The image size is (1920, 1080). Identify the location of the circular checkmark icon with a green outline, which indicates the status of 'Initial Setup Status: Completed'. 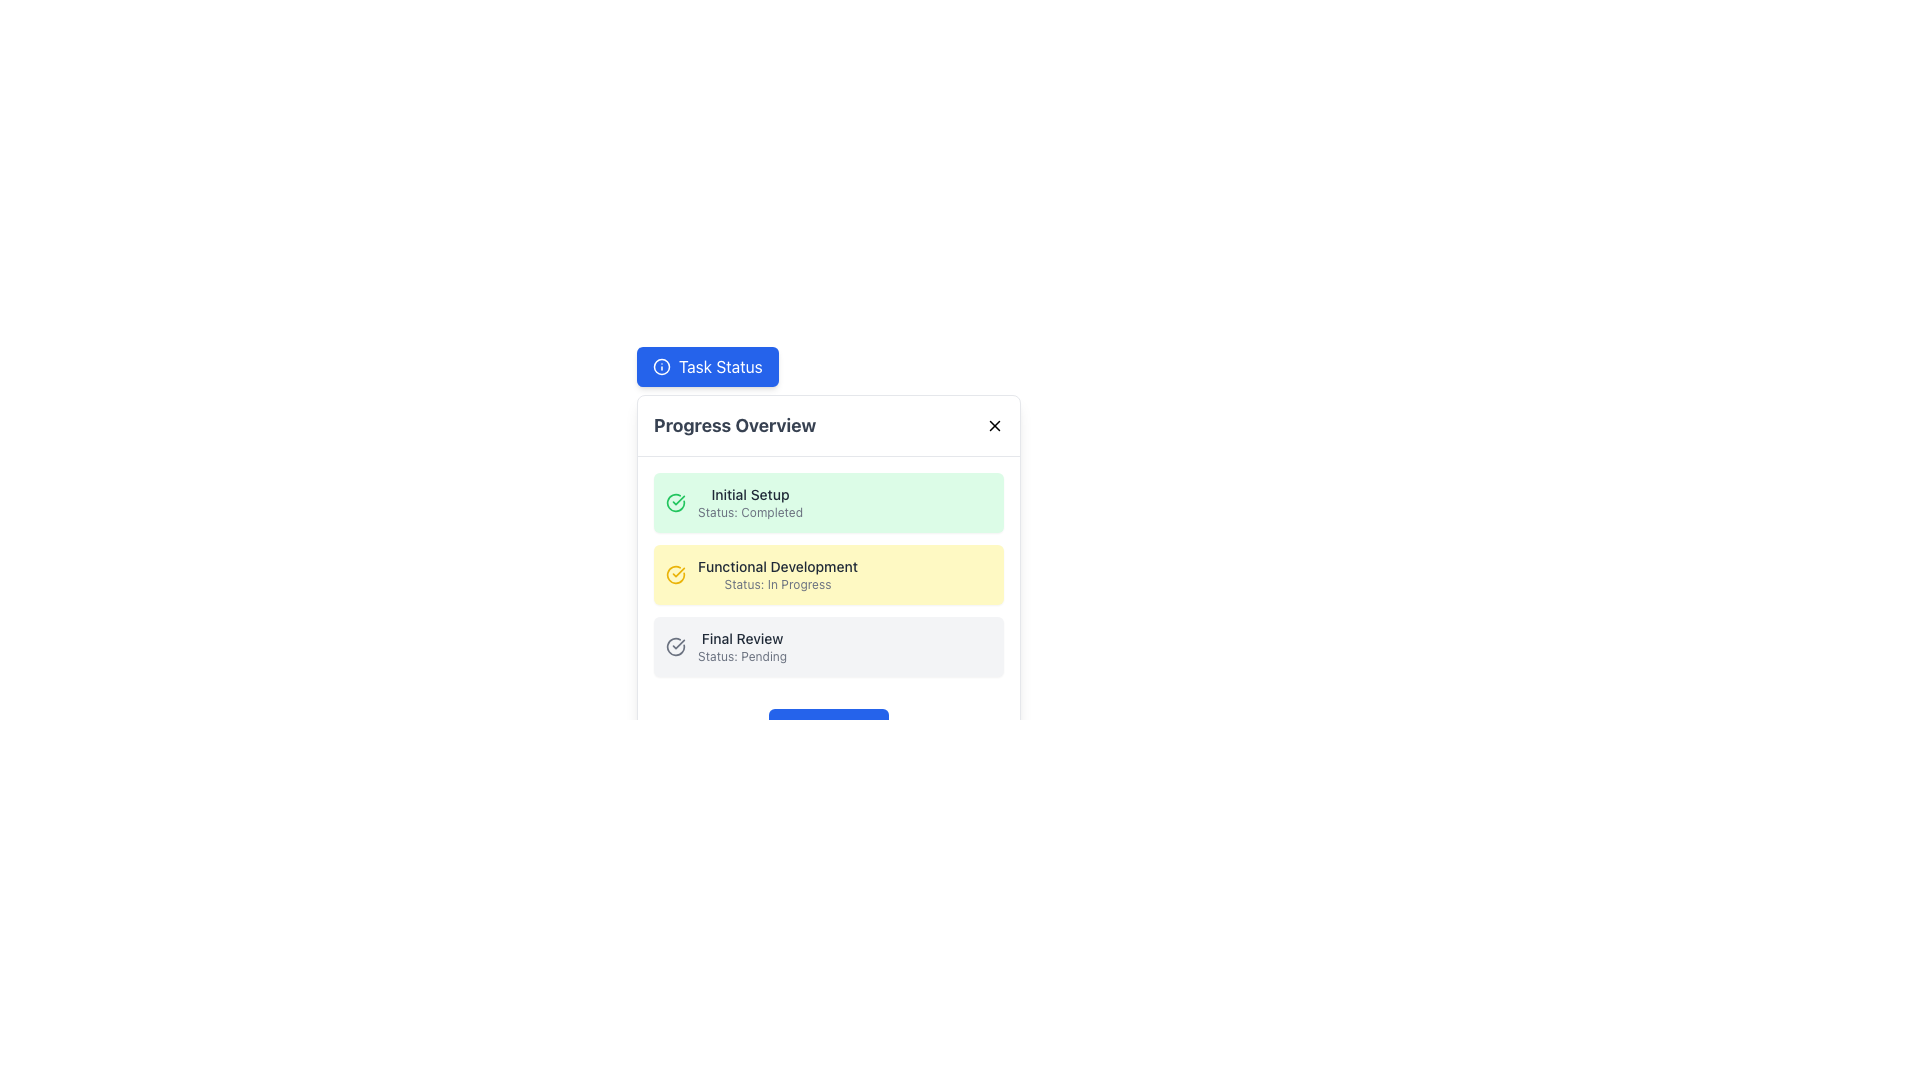
(676, 501).